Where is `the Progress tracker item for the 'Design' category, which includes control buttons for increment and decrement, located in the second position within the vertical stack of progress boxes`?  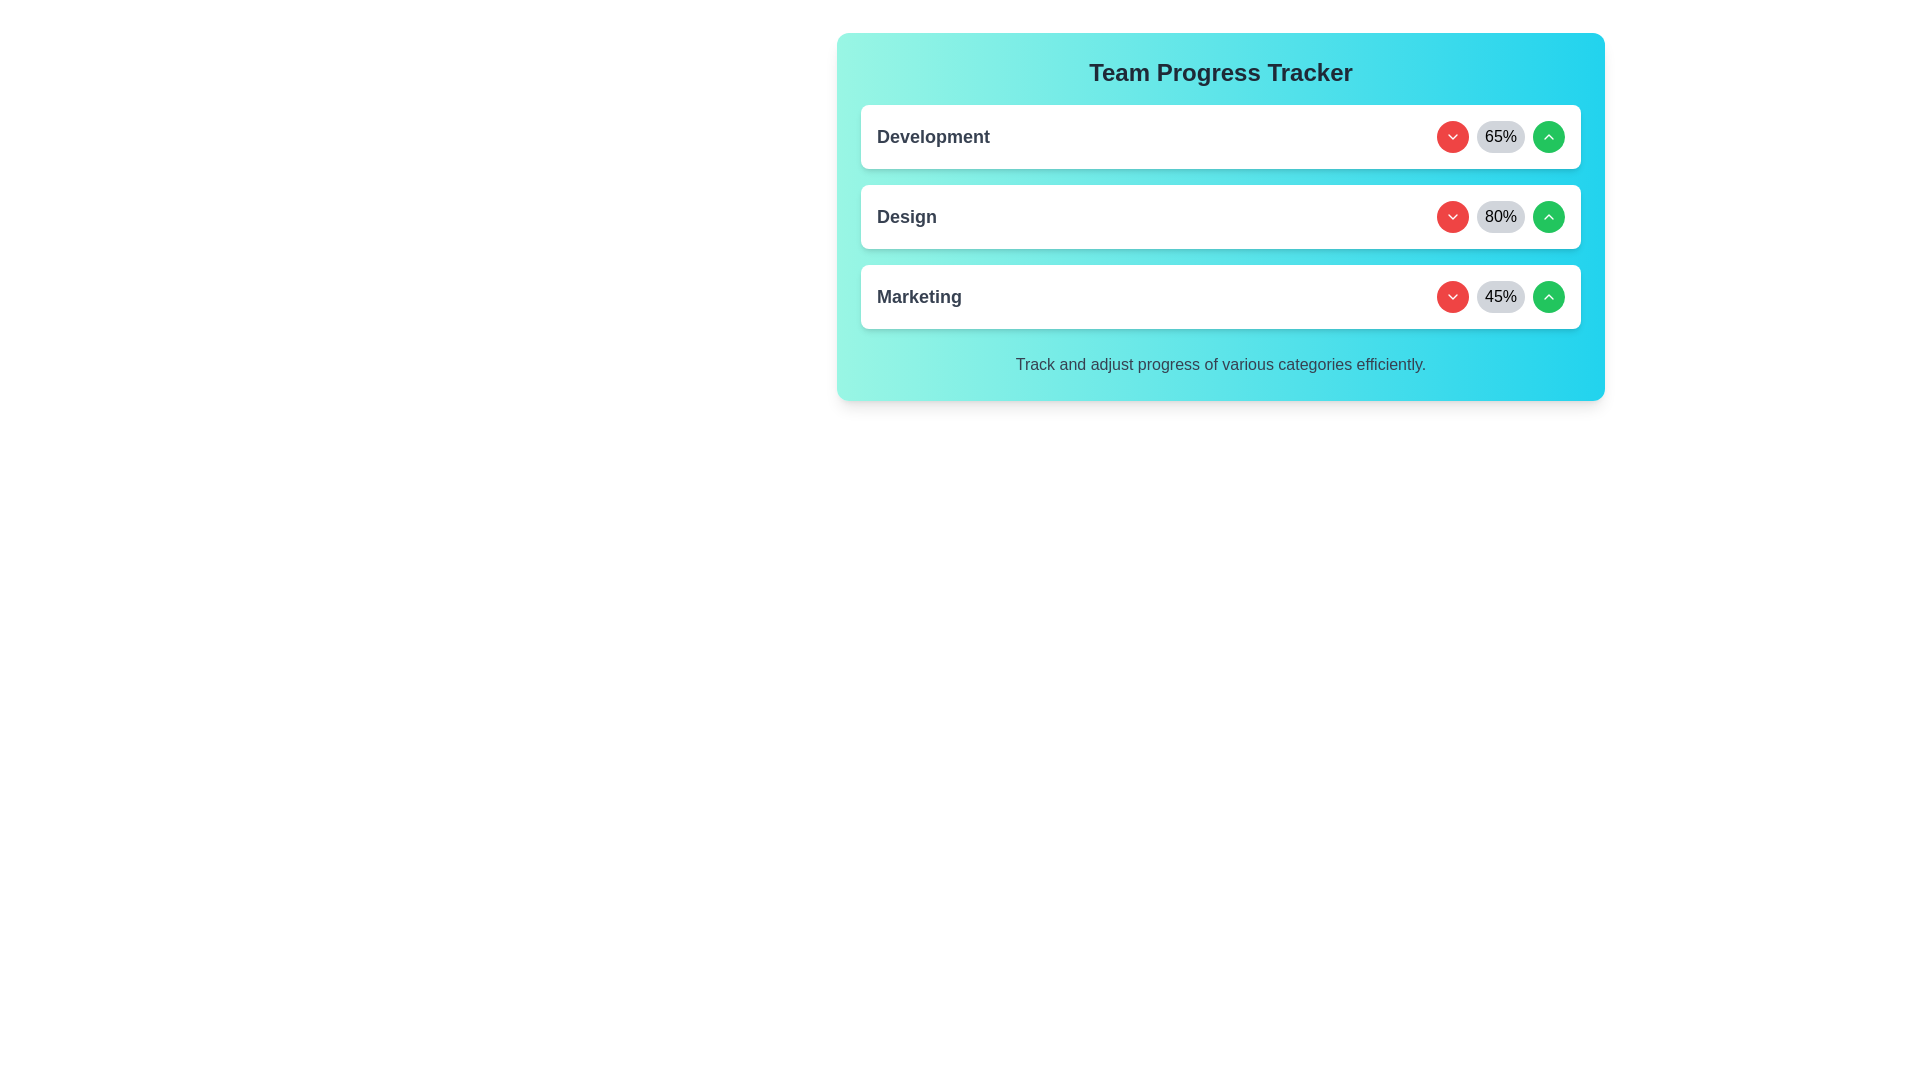 the Progress tracker item for the 'Design' category, which includes control buttons for increment and decrement, located in the second position within the vertical stack of progress boxes is located at coordinates (1219, 216).